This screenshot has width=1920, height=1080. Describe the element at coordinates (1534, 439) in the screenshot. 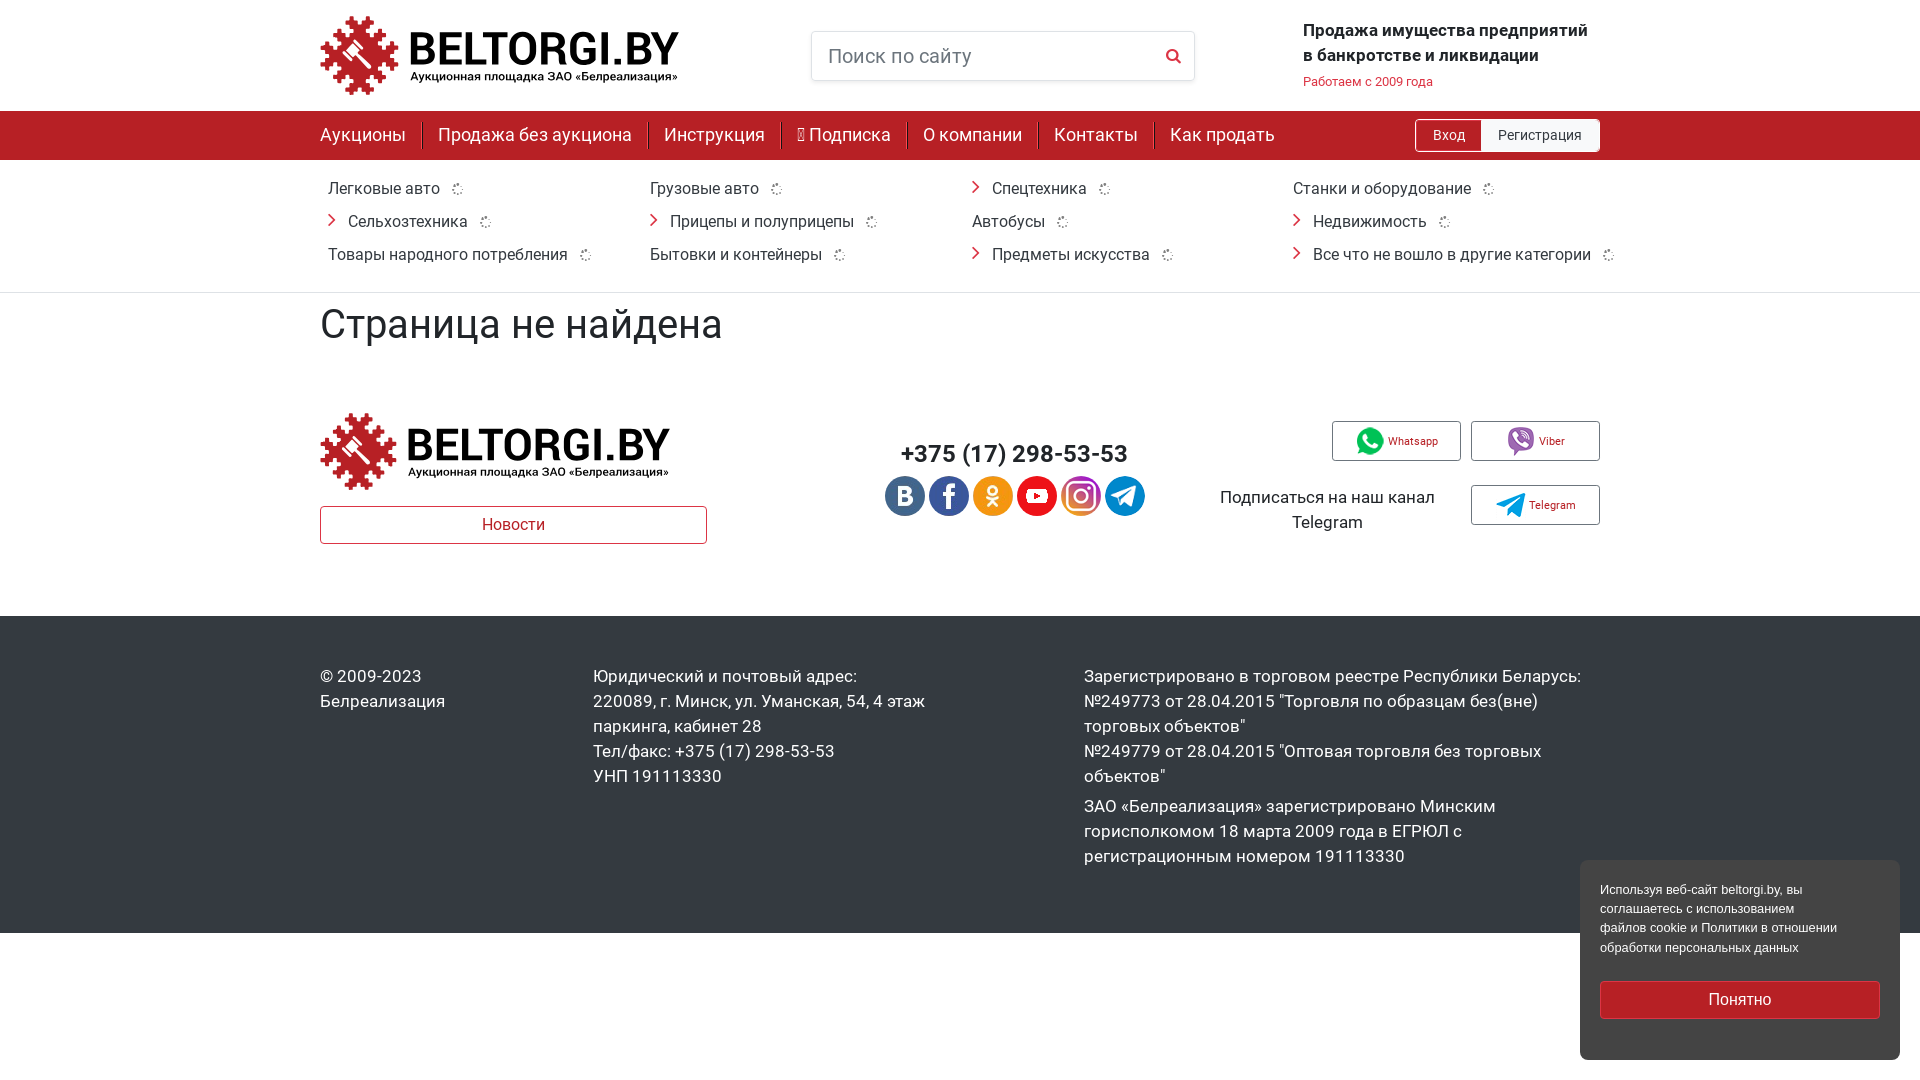

I see `'Viber'` at that location.